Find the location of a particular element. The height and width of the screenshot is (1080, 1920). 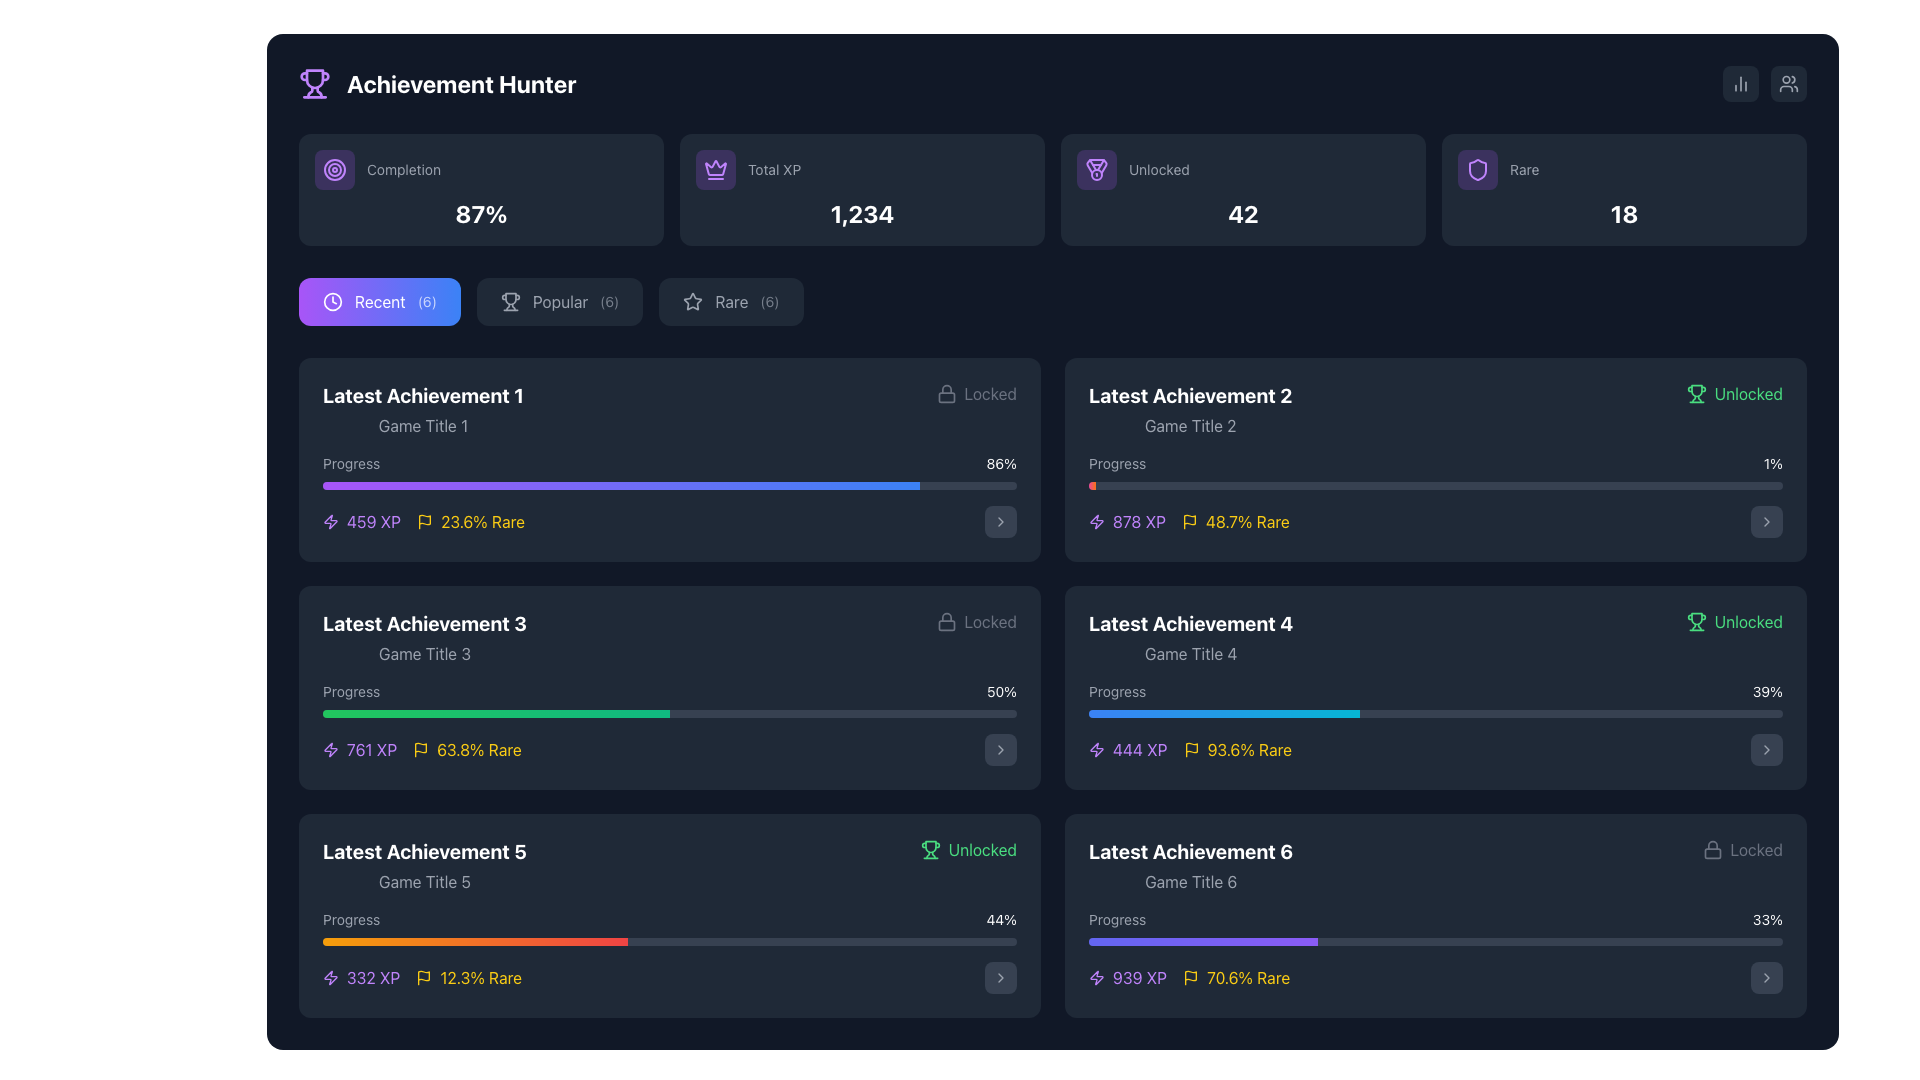

the experience points icon located in the 'Latest Achievement 1' section, which is aligned to the left of the purple '459 XP' indicator, to associate it with the nearby XP value is located at coordinates (331, 749).